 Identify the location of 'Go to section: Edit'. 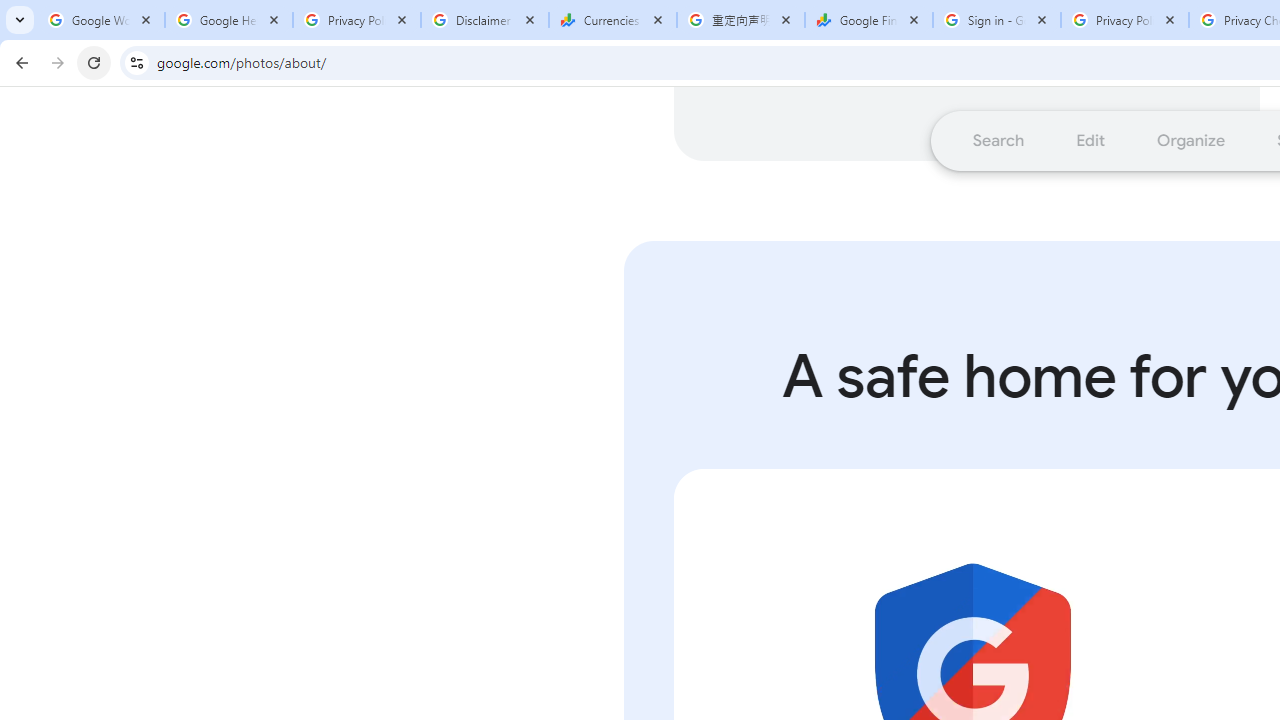
(1089, 139).